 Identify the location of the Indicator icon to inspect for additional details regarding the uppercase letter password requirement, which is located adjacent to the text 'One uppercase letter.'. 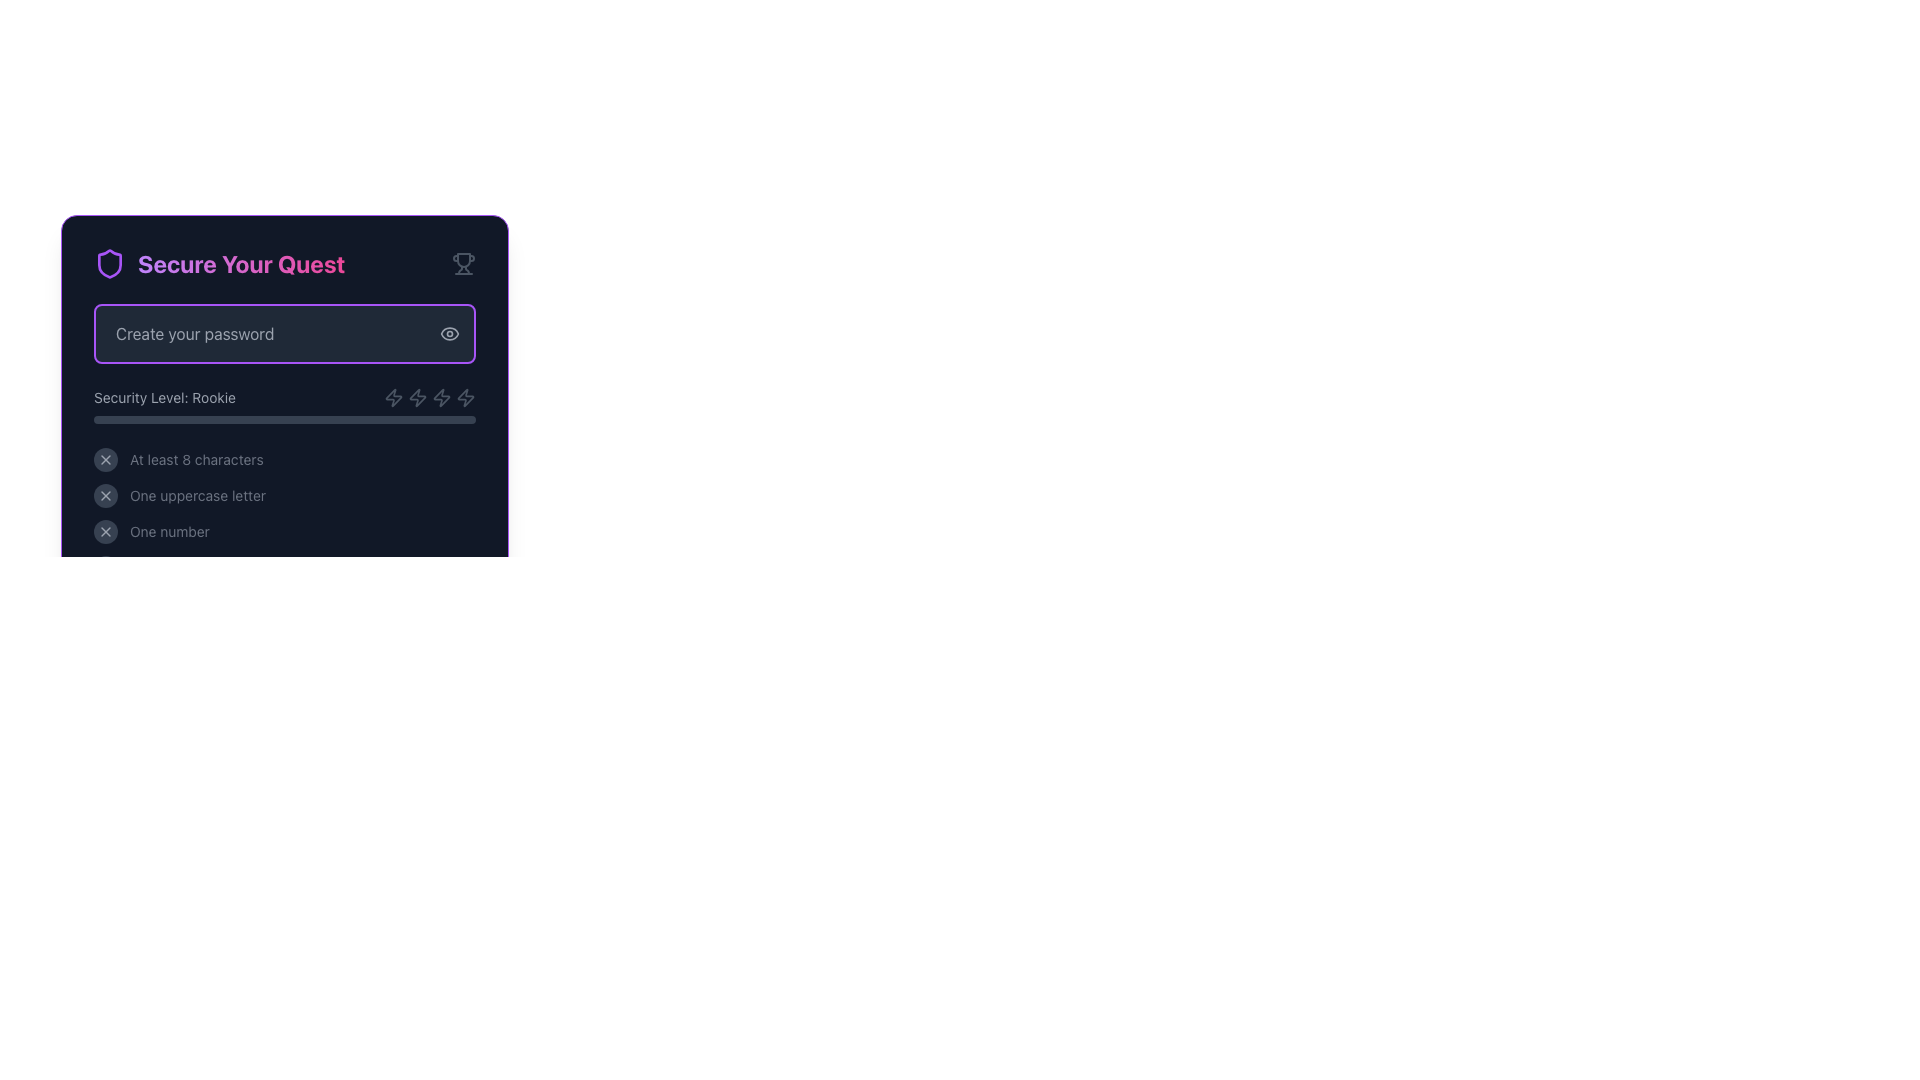
(104, 495).